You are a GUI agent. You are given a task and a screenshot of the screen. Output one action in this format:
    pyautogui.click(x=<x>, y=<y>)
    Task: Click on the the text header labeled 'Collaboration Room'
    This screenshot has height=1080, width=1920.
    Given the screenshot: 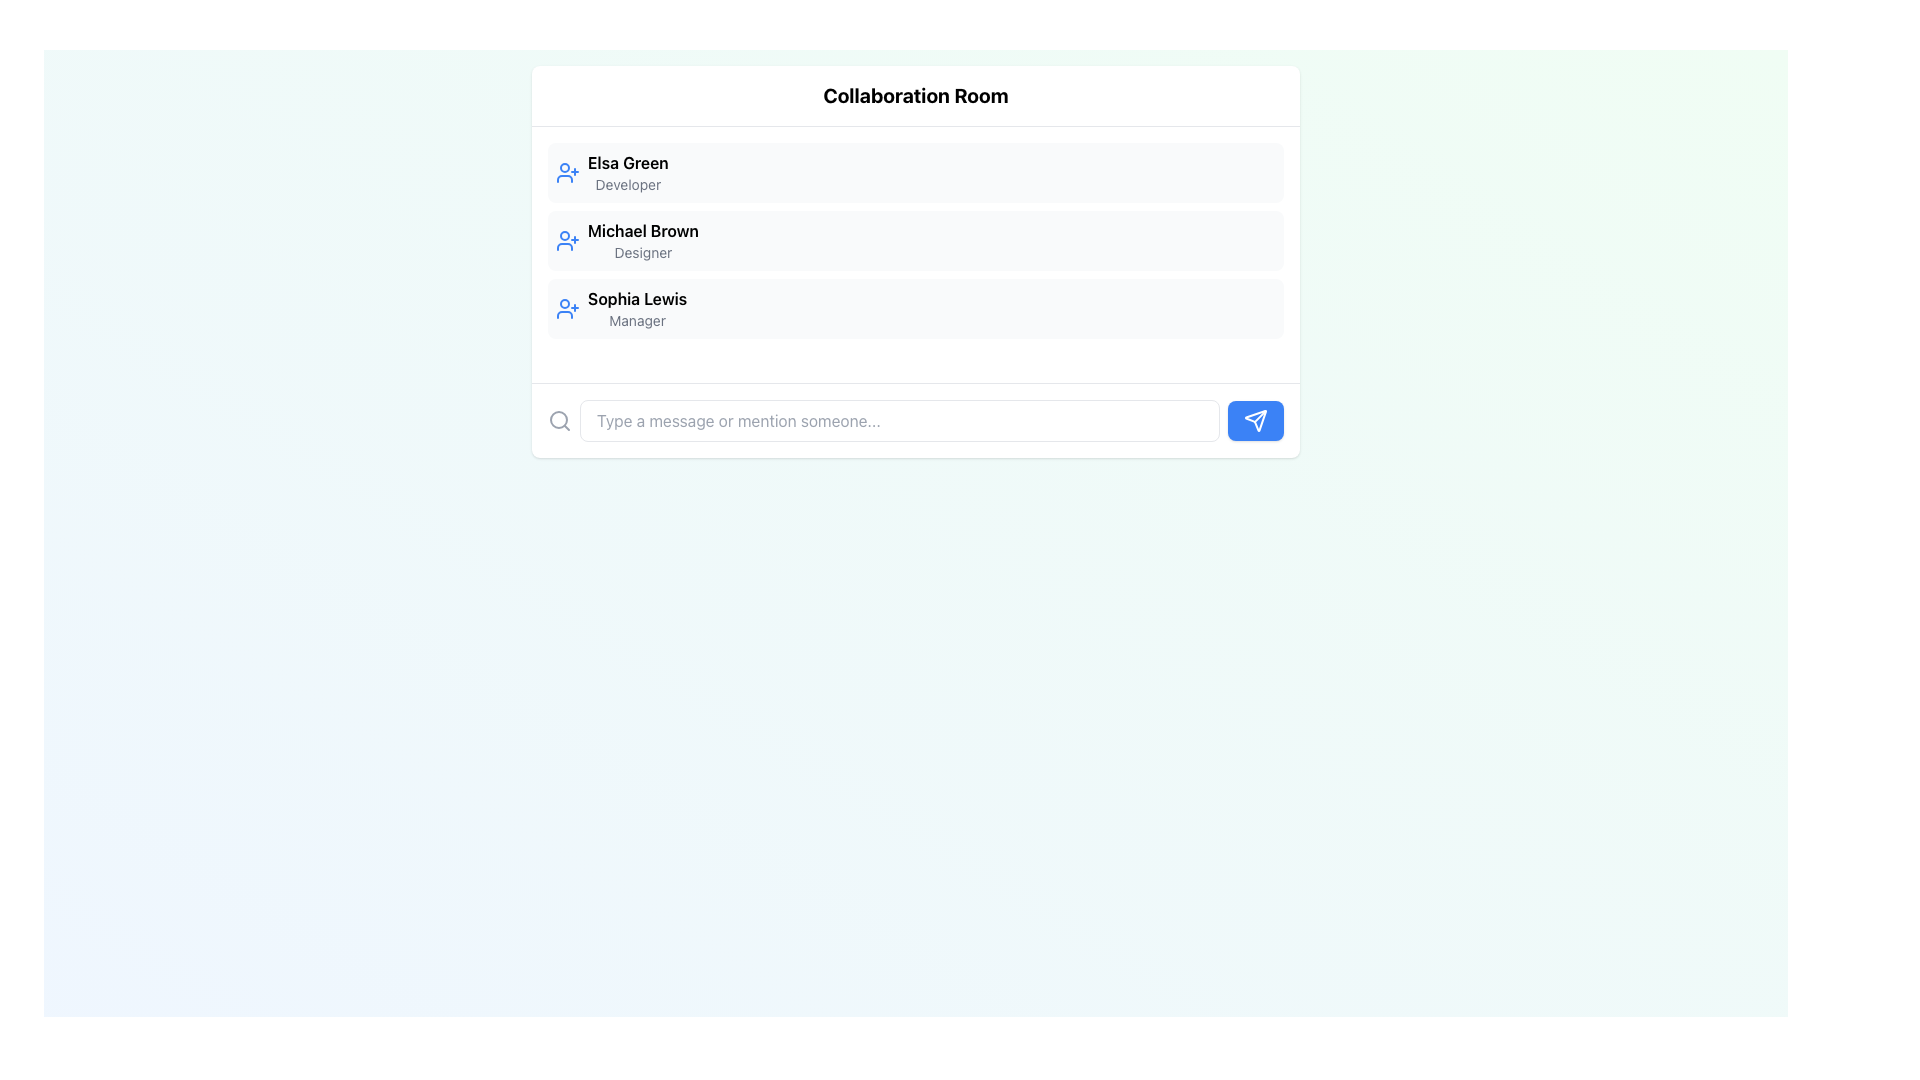 What is the action you would take?
    pyautogui.click(x=915, y=96)
    